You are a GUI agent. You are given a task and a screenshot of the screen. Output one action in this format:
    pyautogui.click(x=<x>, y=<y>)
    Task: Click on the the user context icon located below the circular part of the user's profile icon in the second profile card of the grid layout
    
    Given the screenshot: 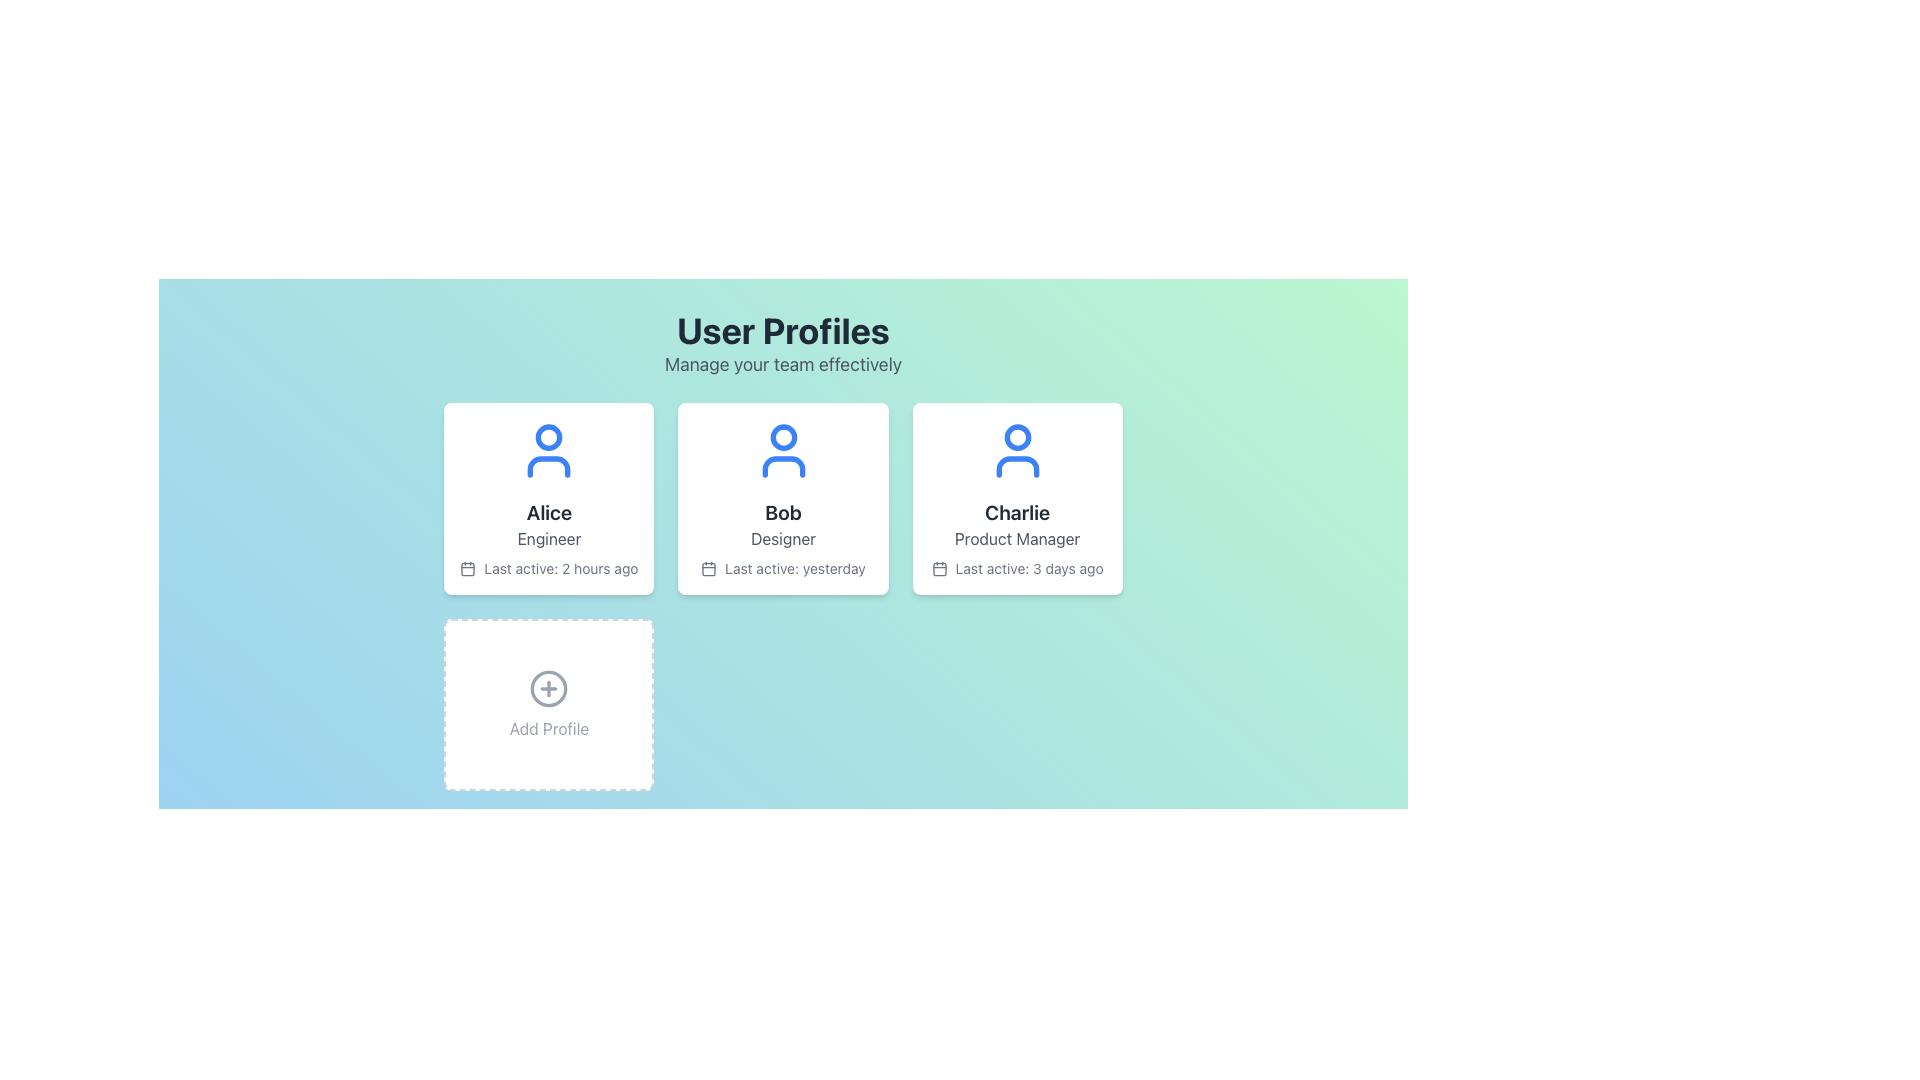 What is the action you would take?
    pyautogui.click(x=782, y=466)
    